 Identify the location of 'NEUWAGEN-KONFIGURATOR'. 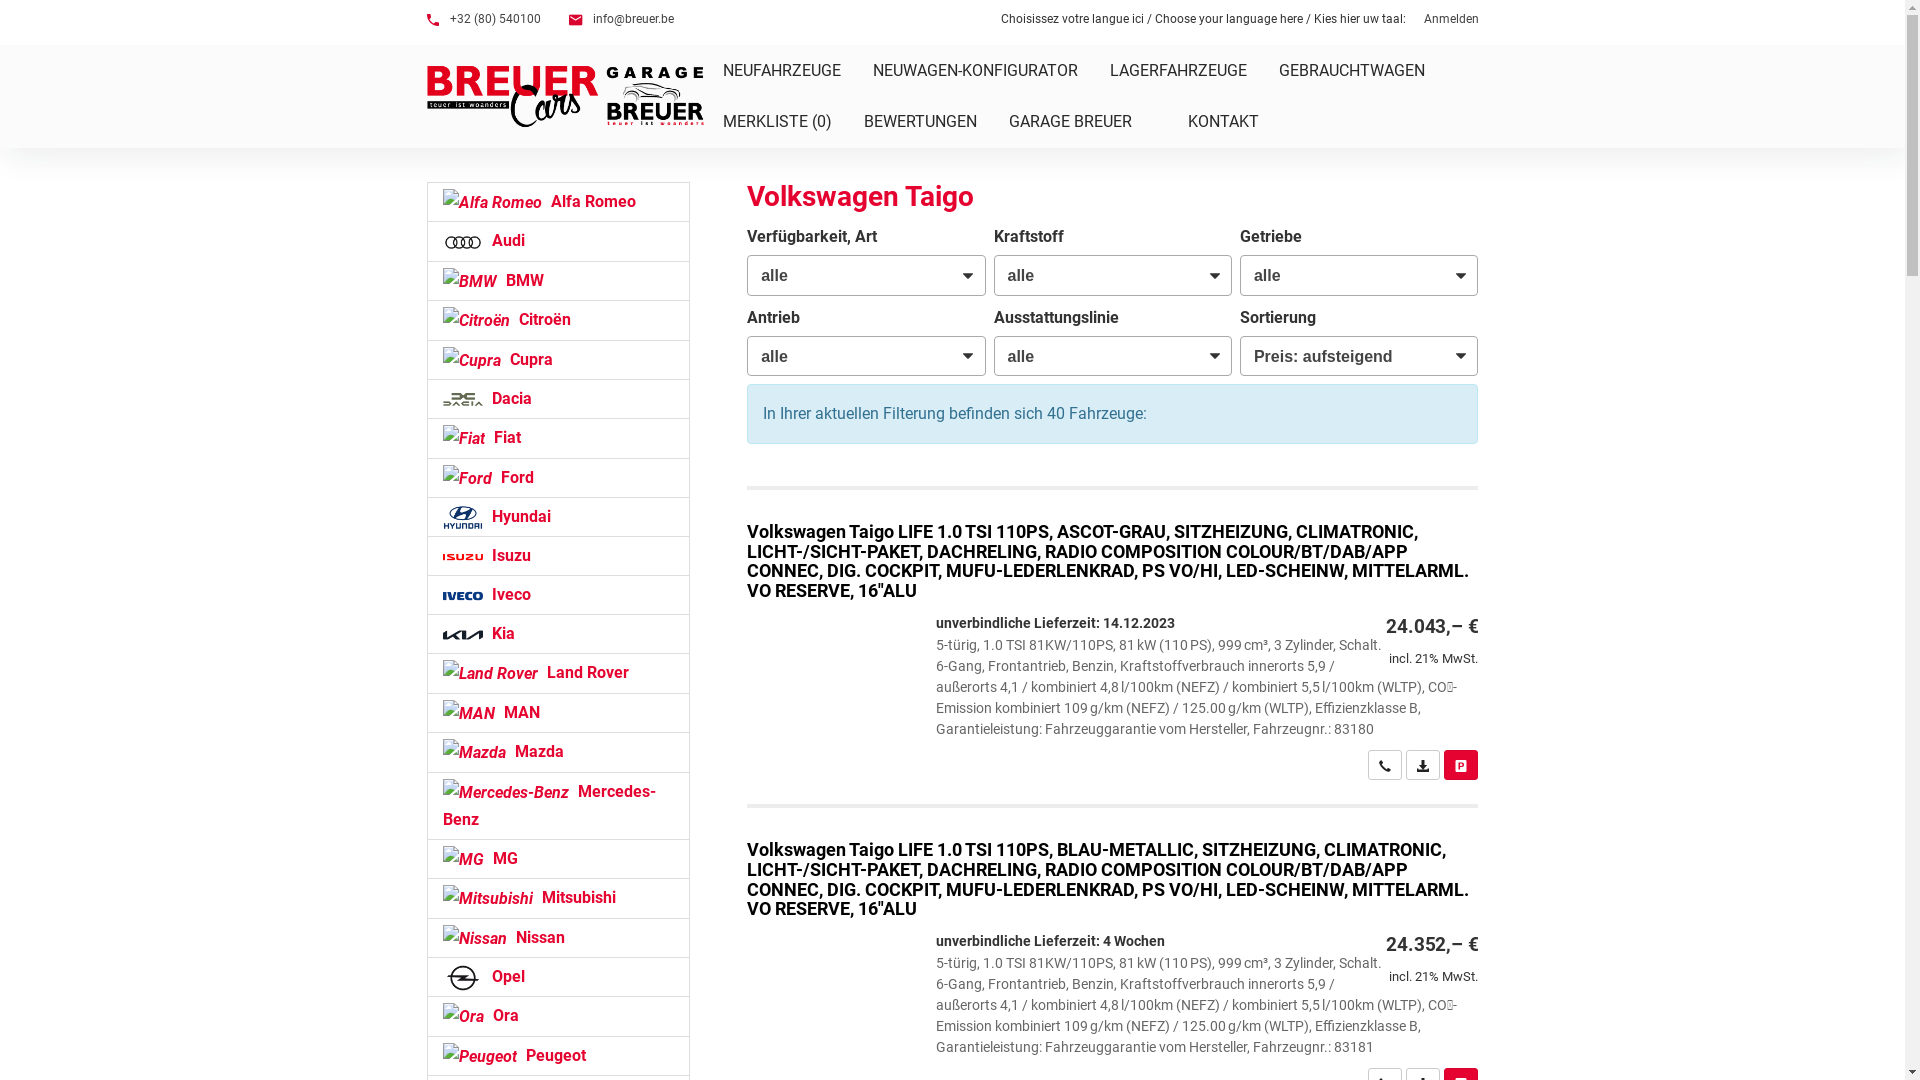
(974, 69).